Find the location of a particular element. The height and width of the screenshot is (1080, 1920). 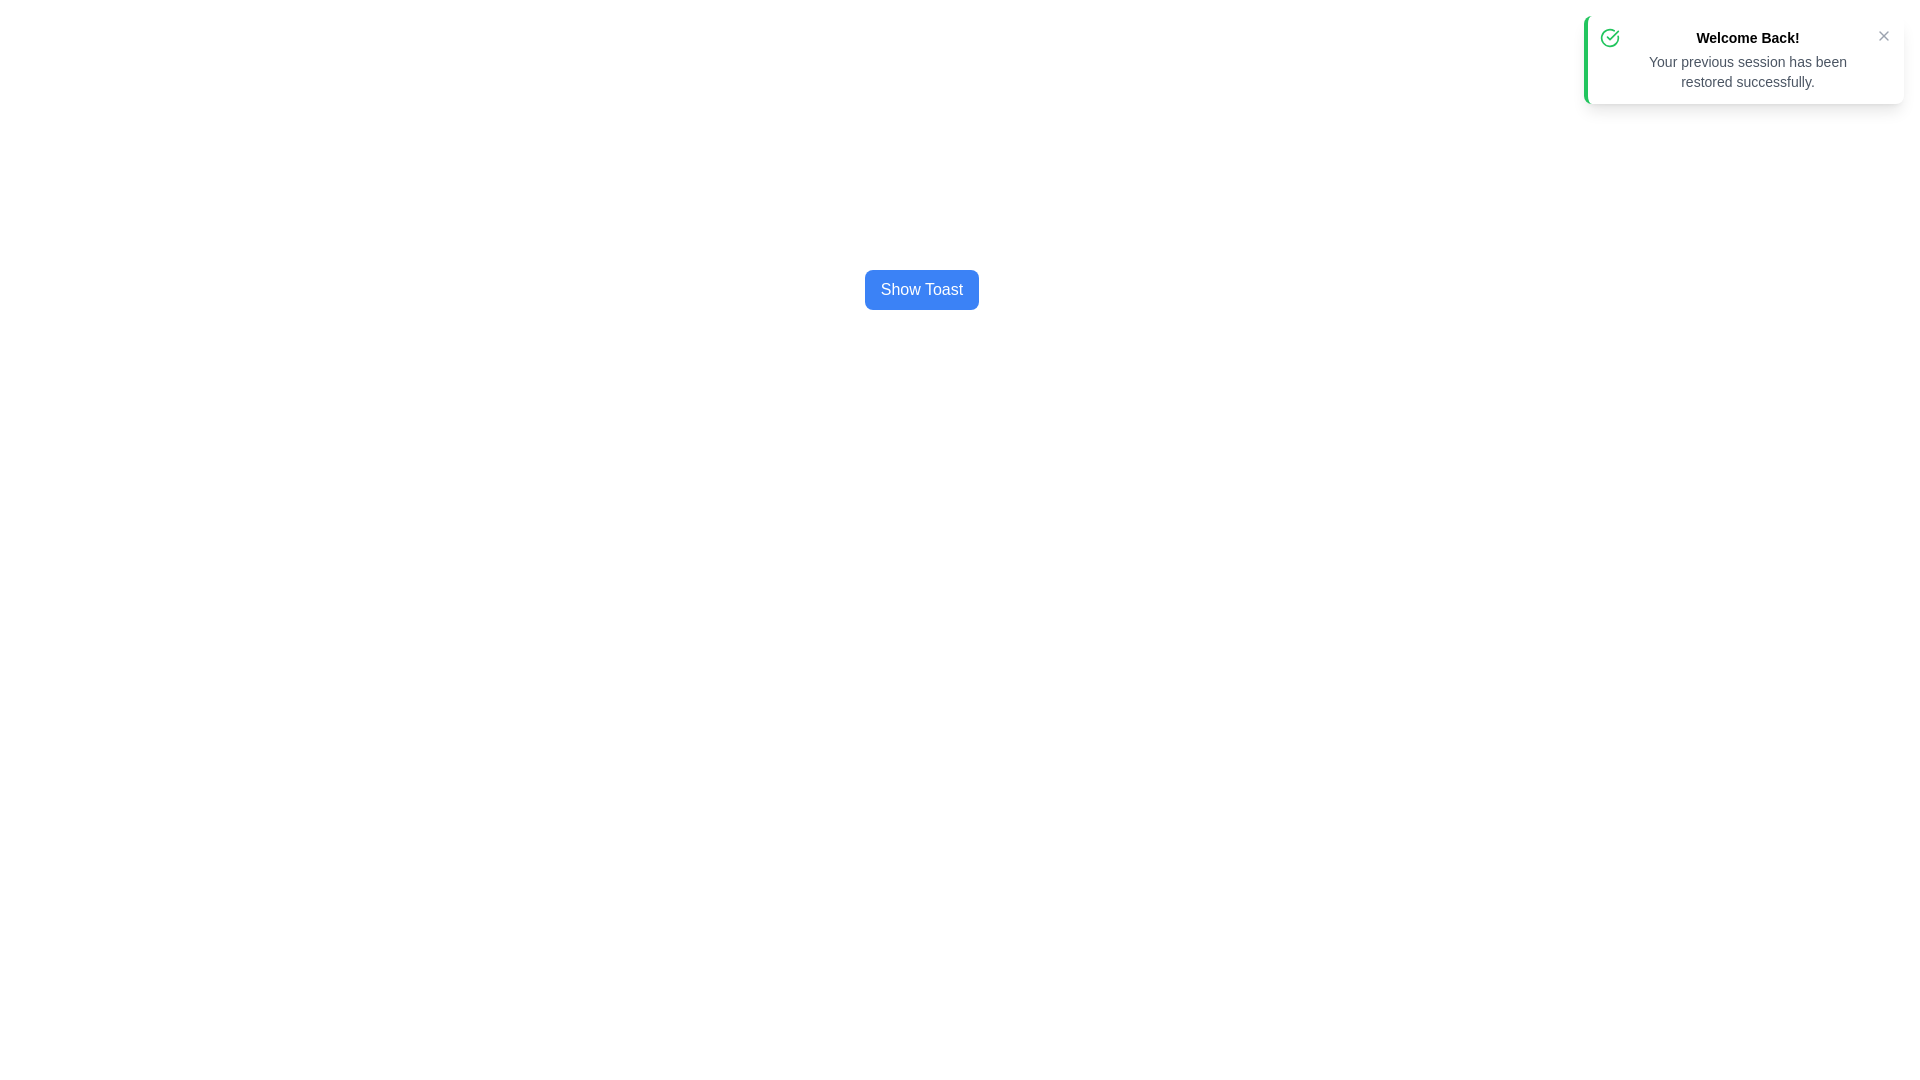

text content of the notification card located at the top-right corner of the interface, which includes the bold text 'Welcome Back!' and the lighter text 'Your previous session has been restored successfully.' is located at coordinates (1746, 59).